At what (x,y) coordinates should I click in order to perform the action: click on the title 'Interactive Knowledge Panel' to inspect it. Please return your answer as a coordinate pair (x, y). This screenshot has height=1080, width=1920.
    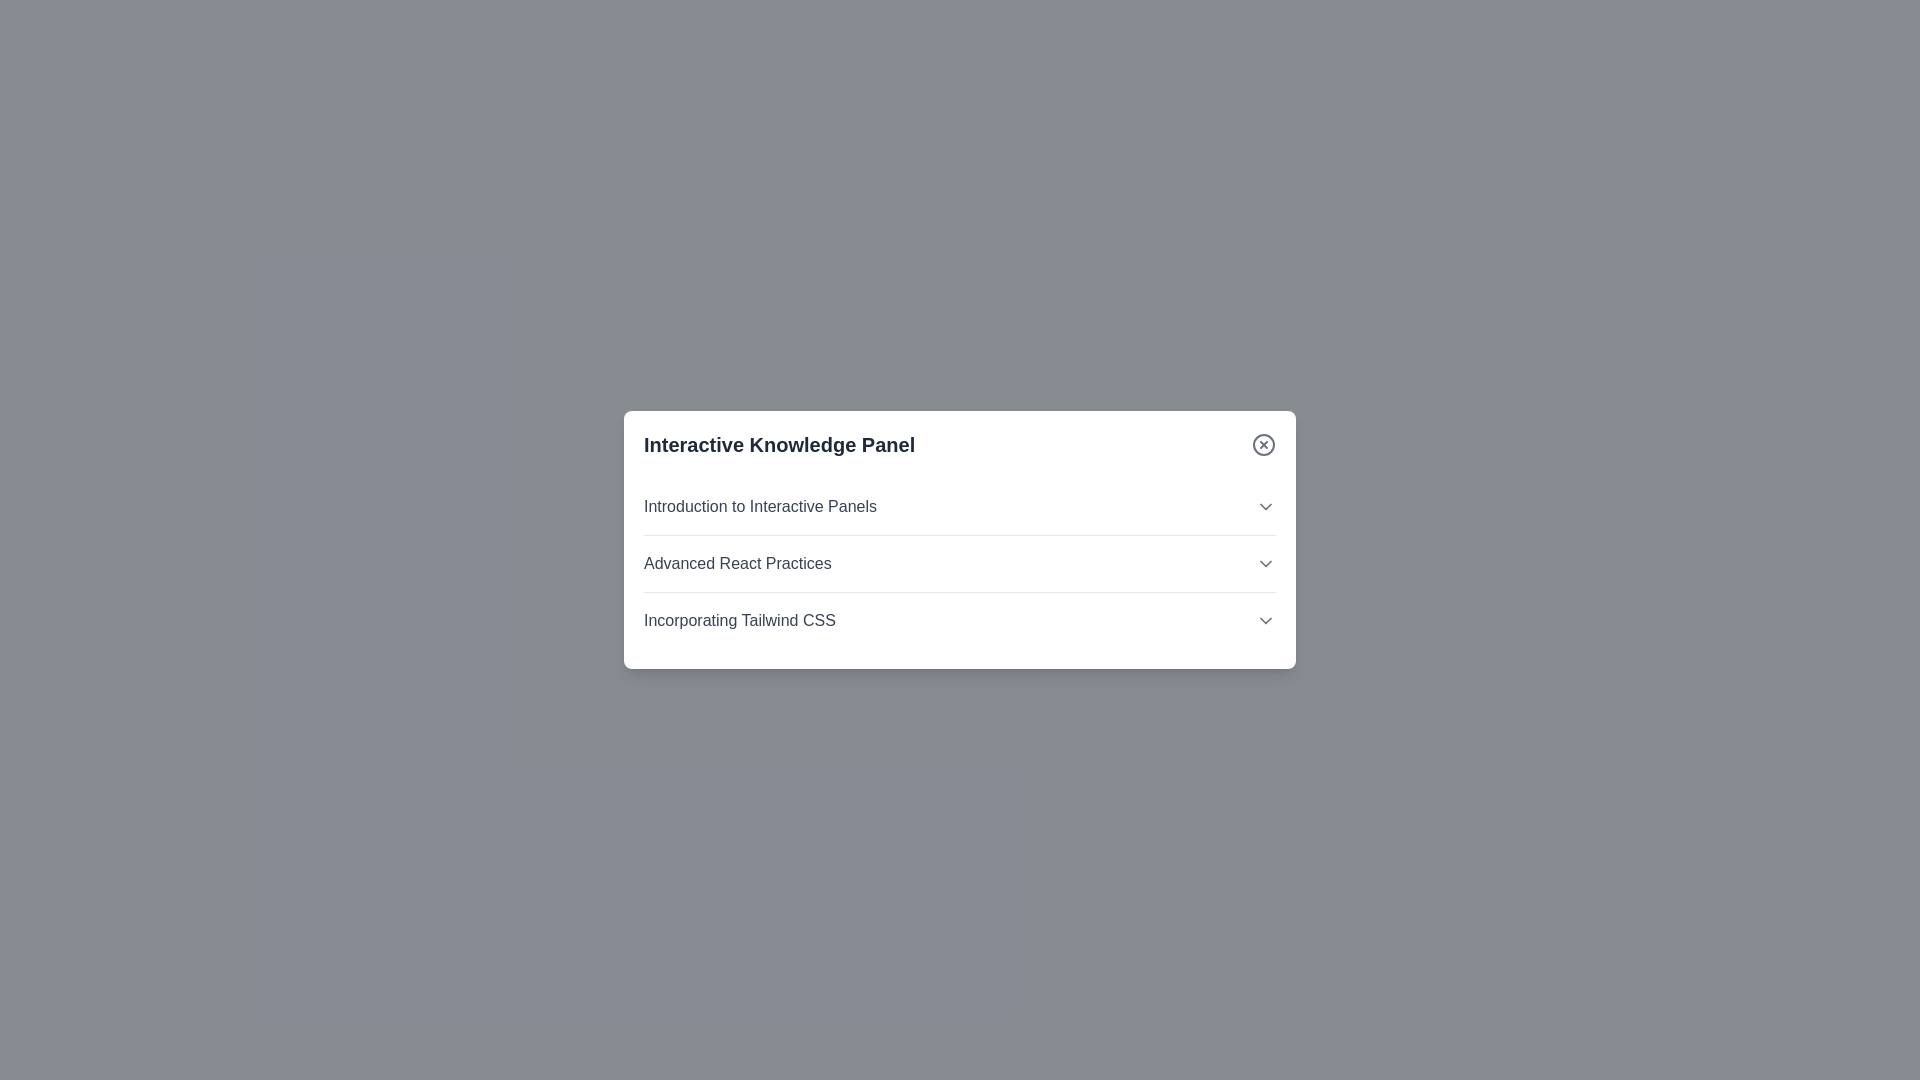
    Looking at the image, I should click on (777, 443).